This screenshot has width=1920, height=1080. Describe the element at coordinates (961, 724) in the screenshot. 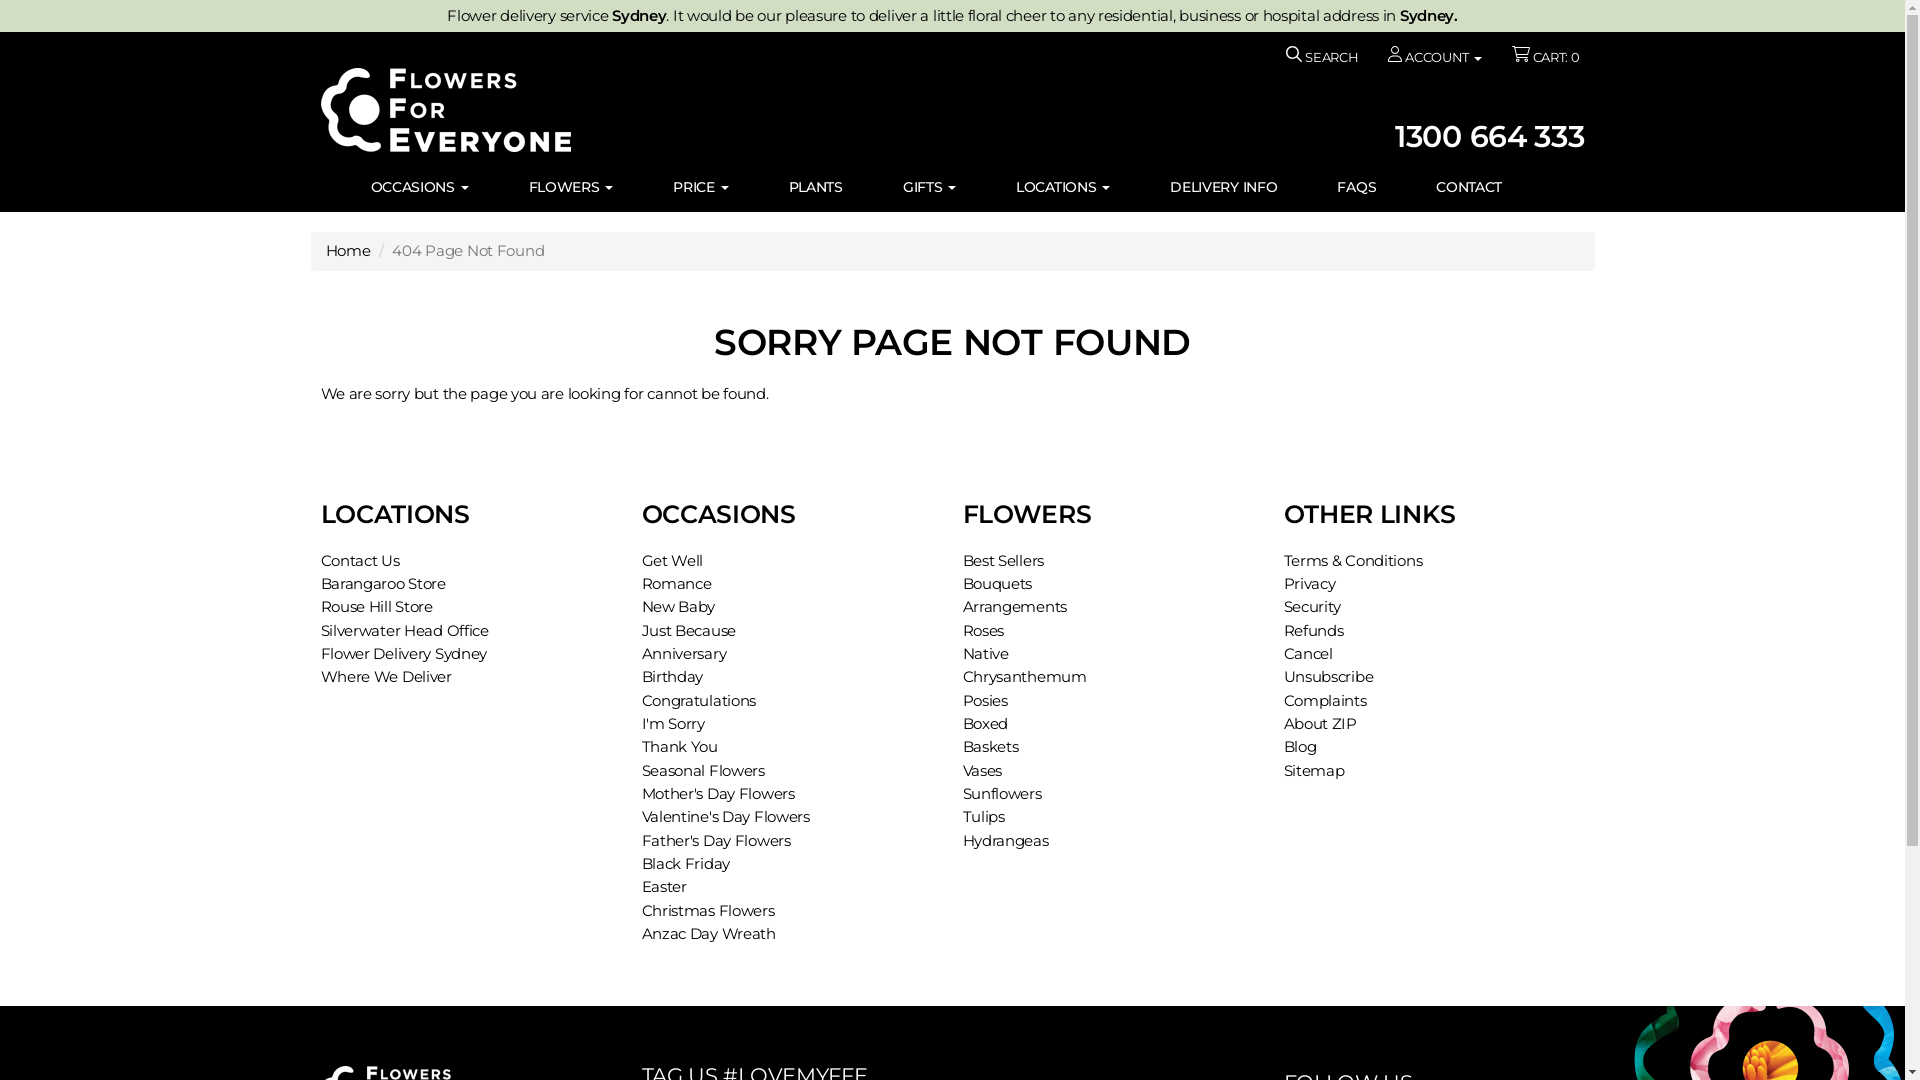

I see `'Boxed'` at that location.